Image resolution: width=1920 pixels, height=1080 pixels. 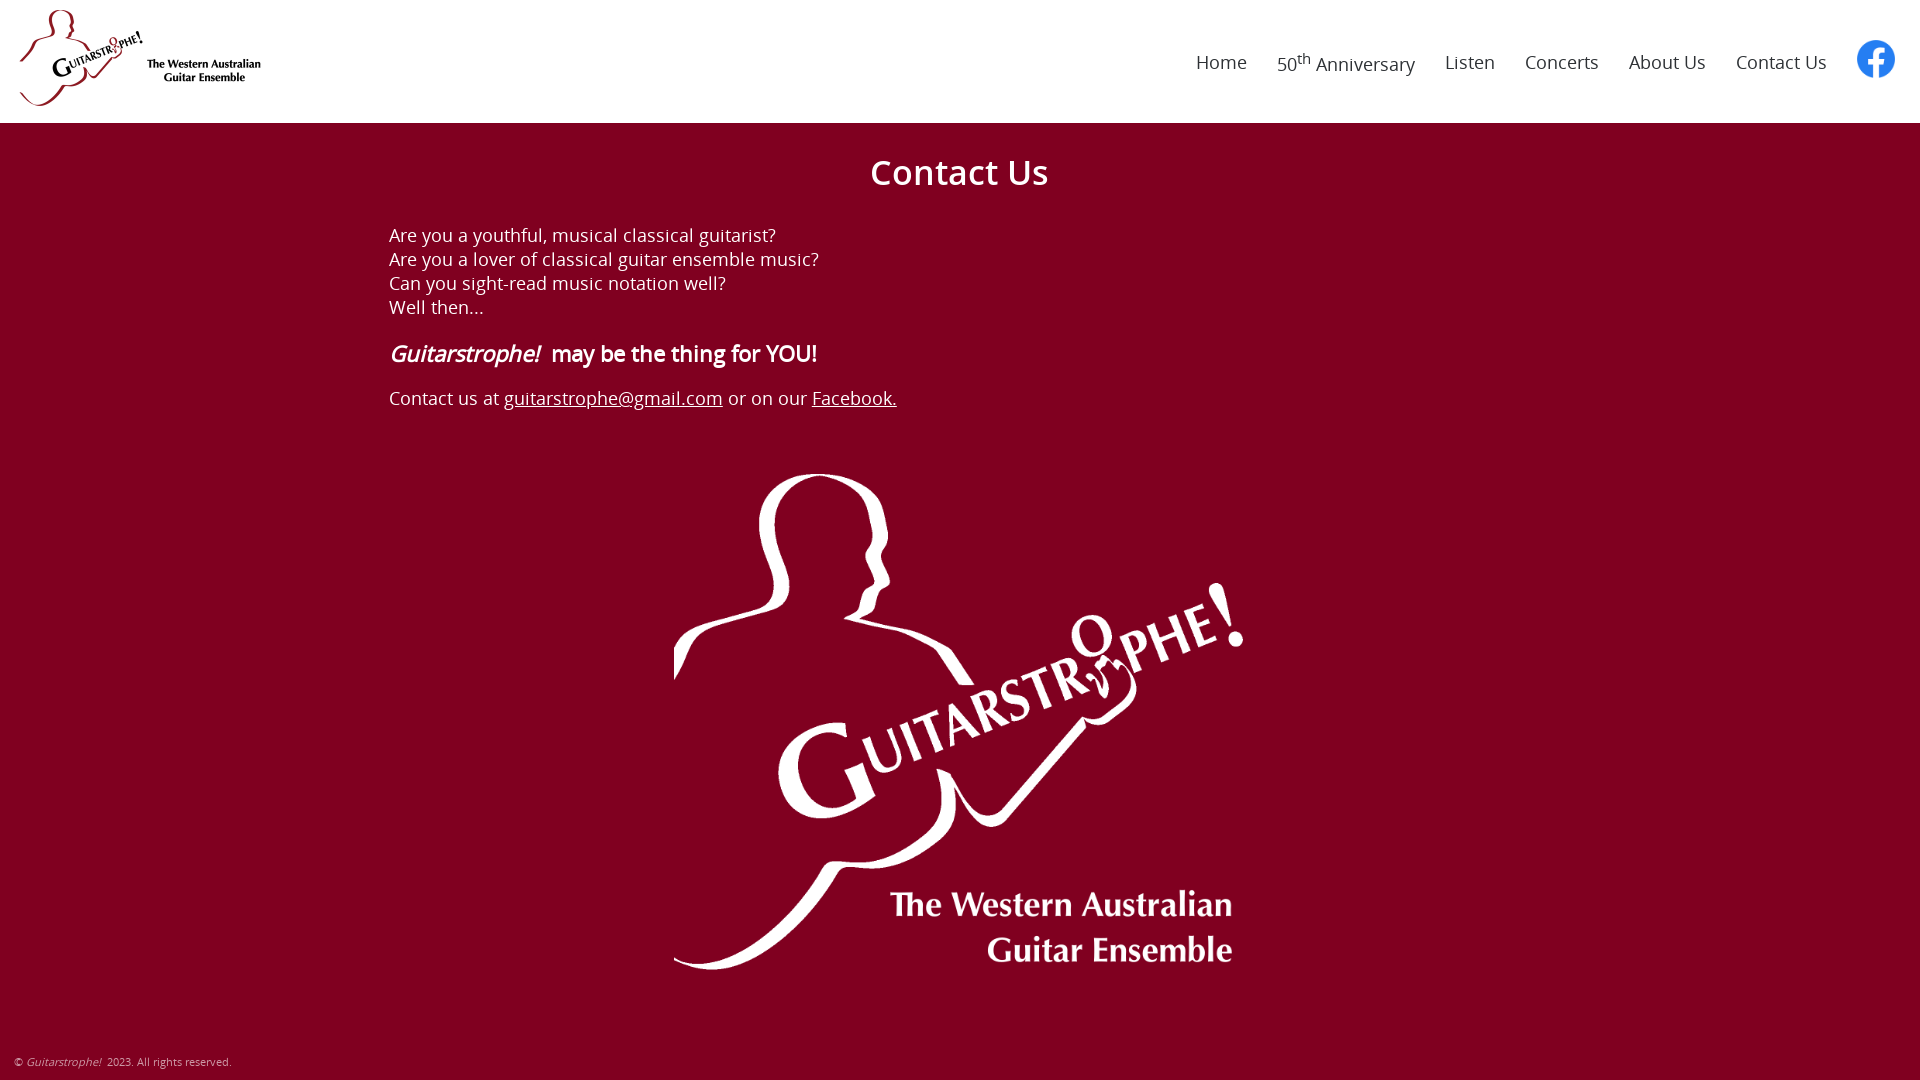 I want to click on 'Listen', so click(x=1469, y=60).